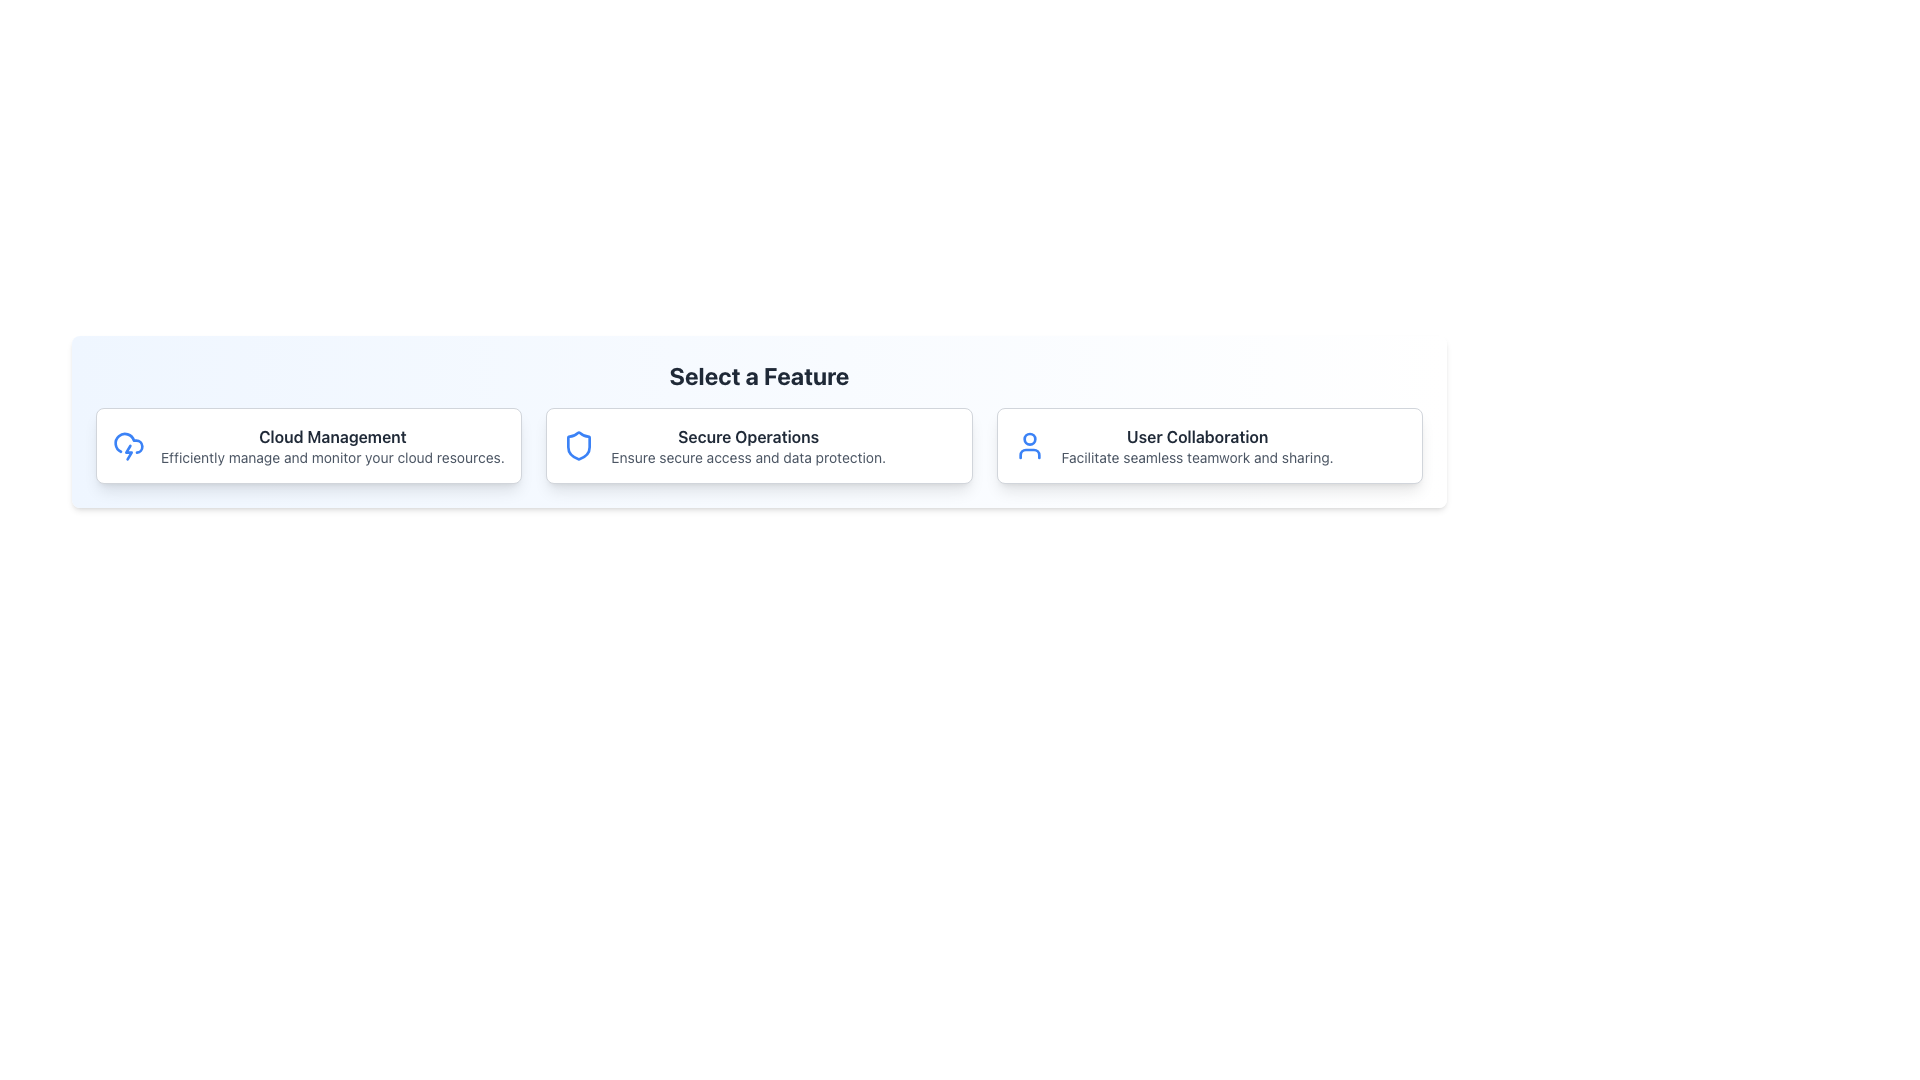  I want to click on the bold dark-gray text label reading 'Secure Operations' to trigger any hover-based effects, so click(747, 435).